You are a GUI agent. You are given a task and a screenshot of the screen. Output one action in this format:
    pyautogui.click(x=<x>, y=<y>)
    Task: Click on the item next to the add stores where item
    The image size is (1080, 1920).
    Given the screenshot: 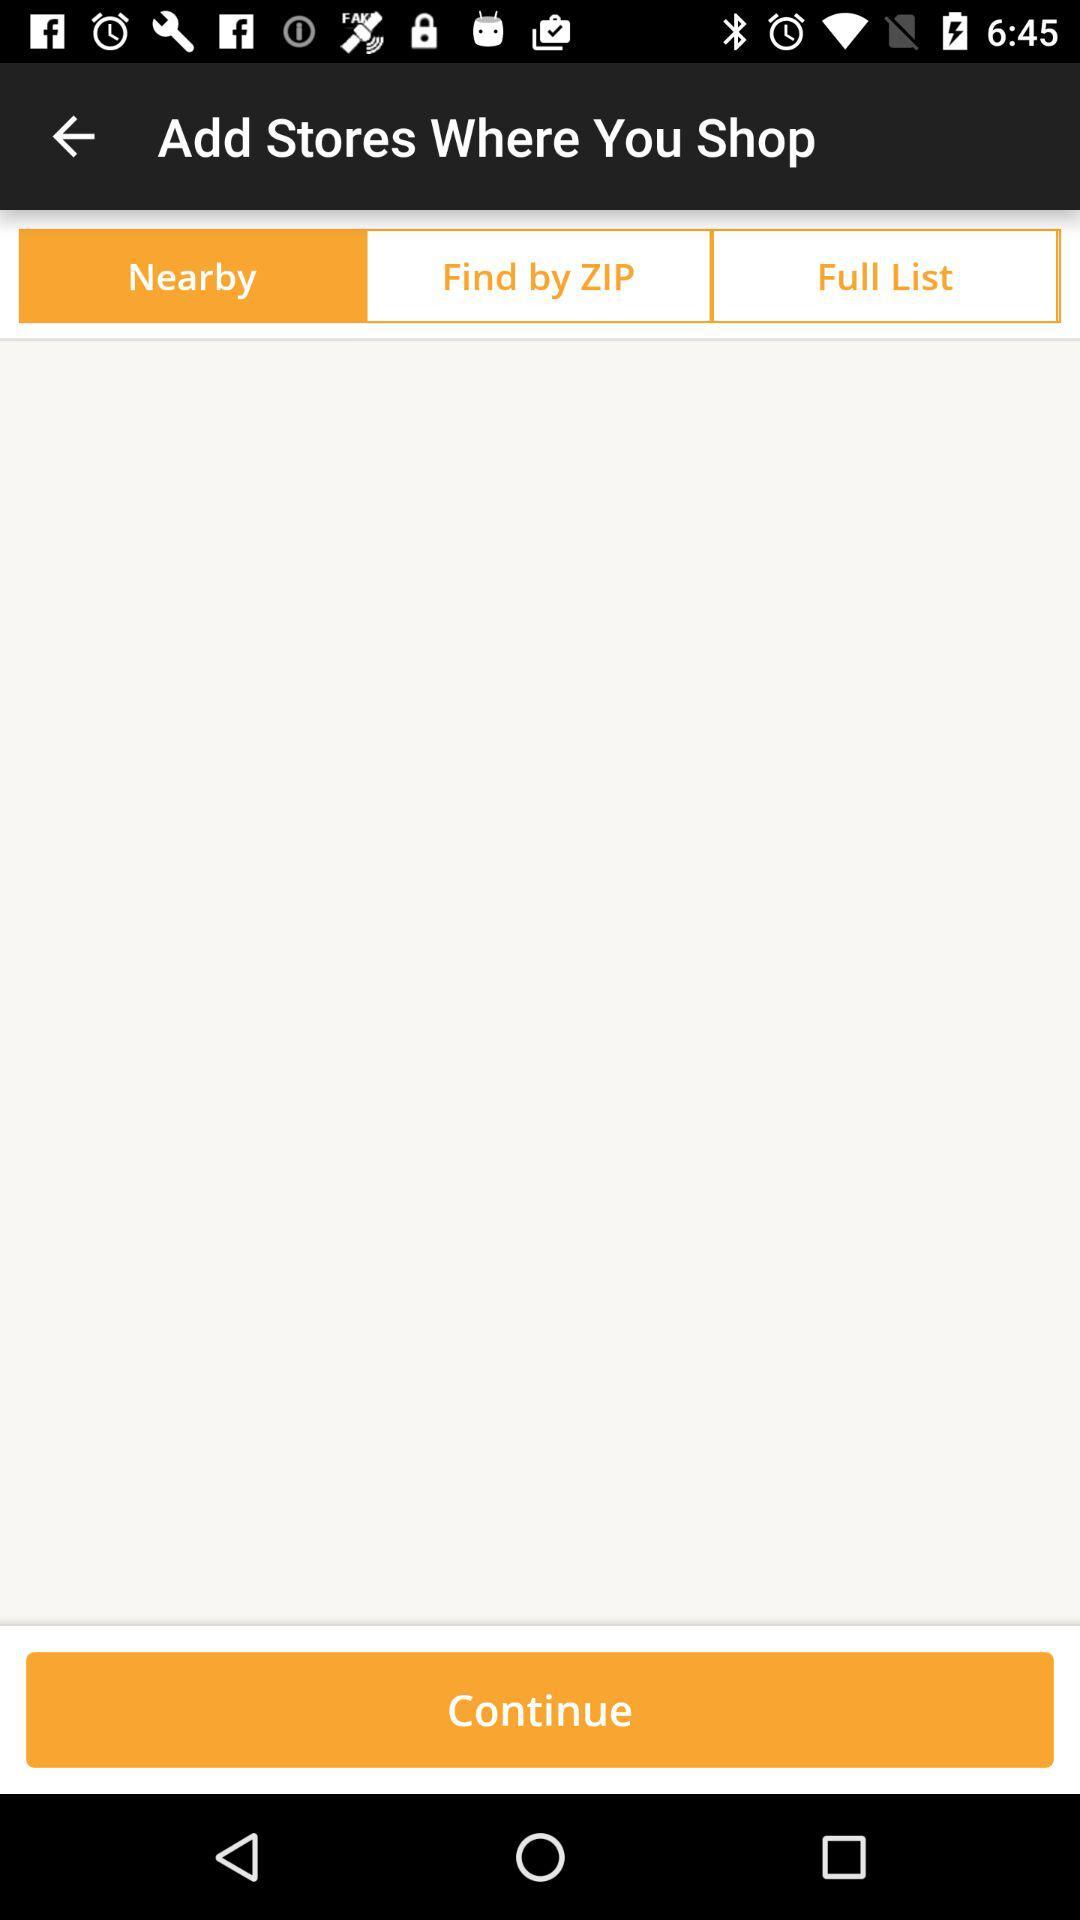 What is the action you would take?
    pyautogui.click(x=72, y=135)
    